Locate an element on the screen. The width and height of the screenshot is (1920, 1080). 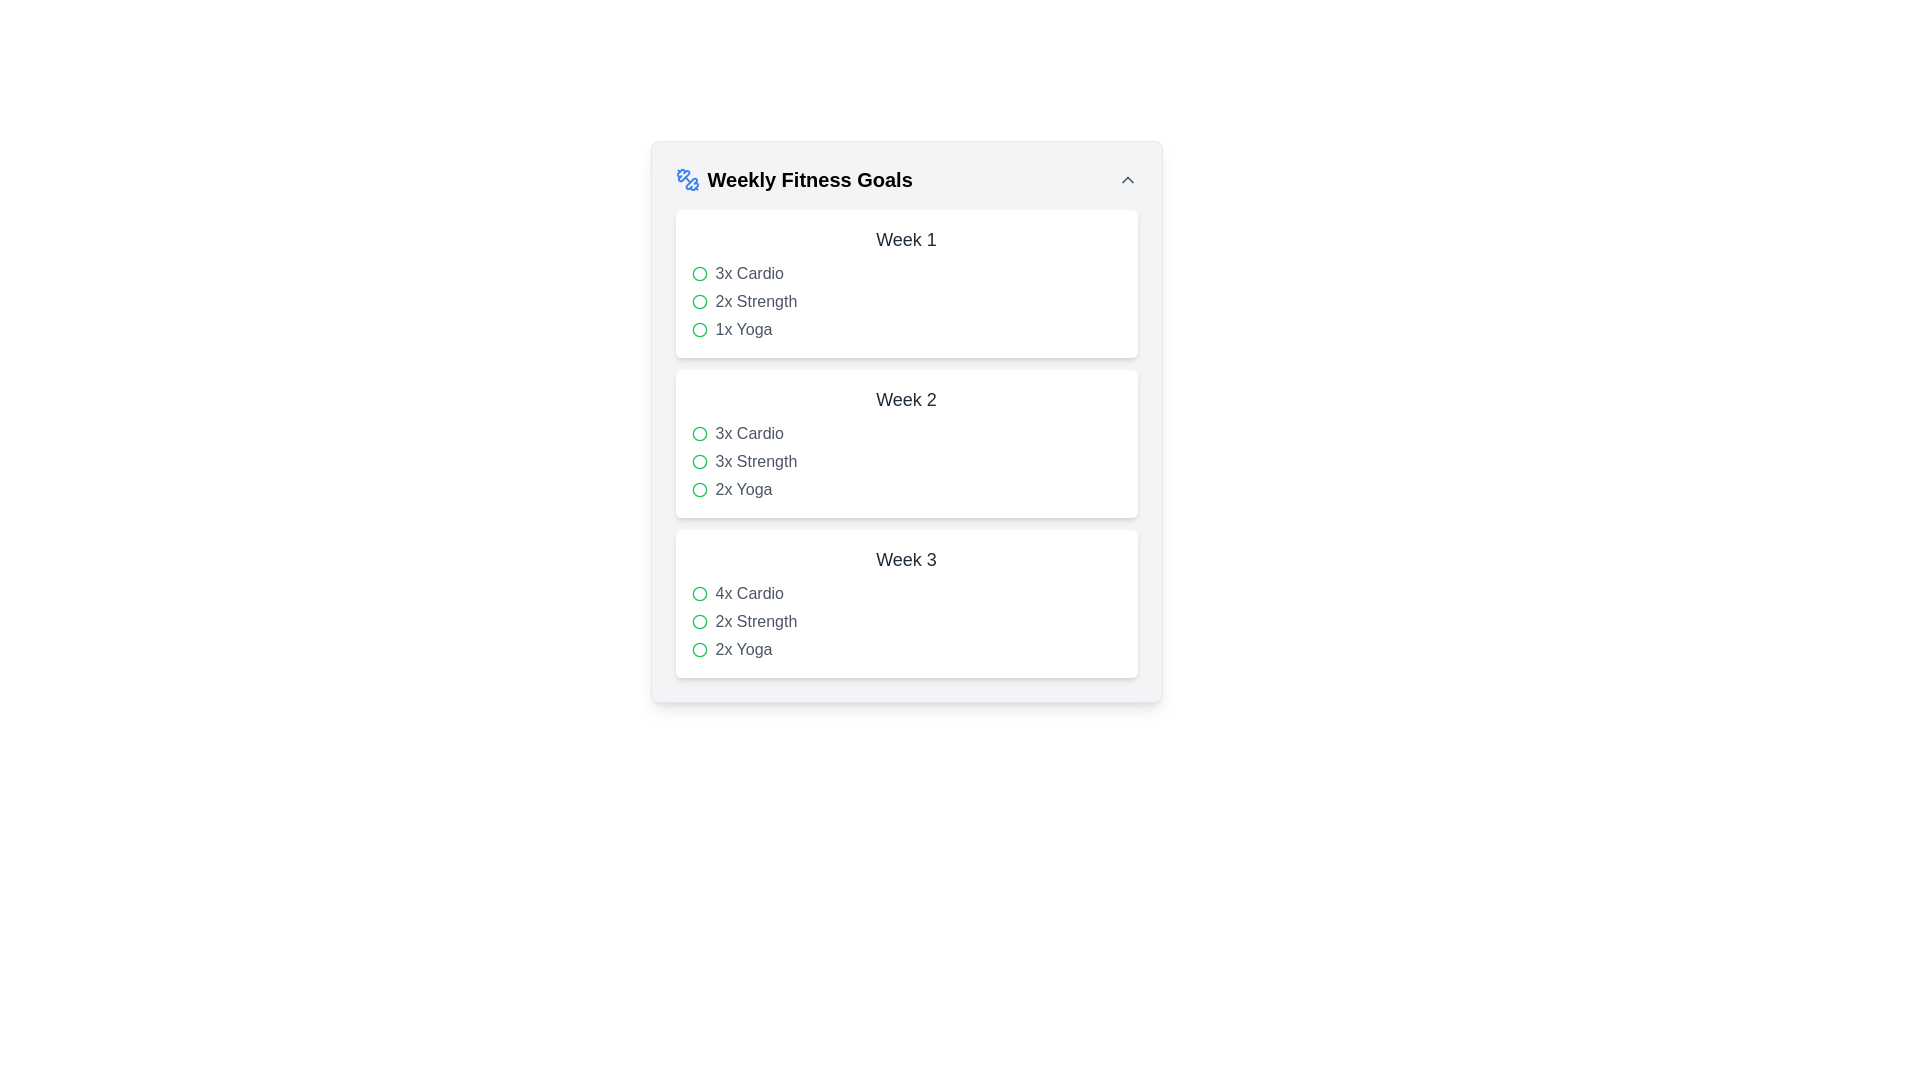
the static text element that serves as a label for part of the user's weekly goals, located in the 'Week 1' section under 'Weekly Fitness Goals', which is the second item in a vertical list is located at coordinates (755, 301).